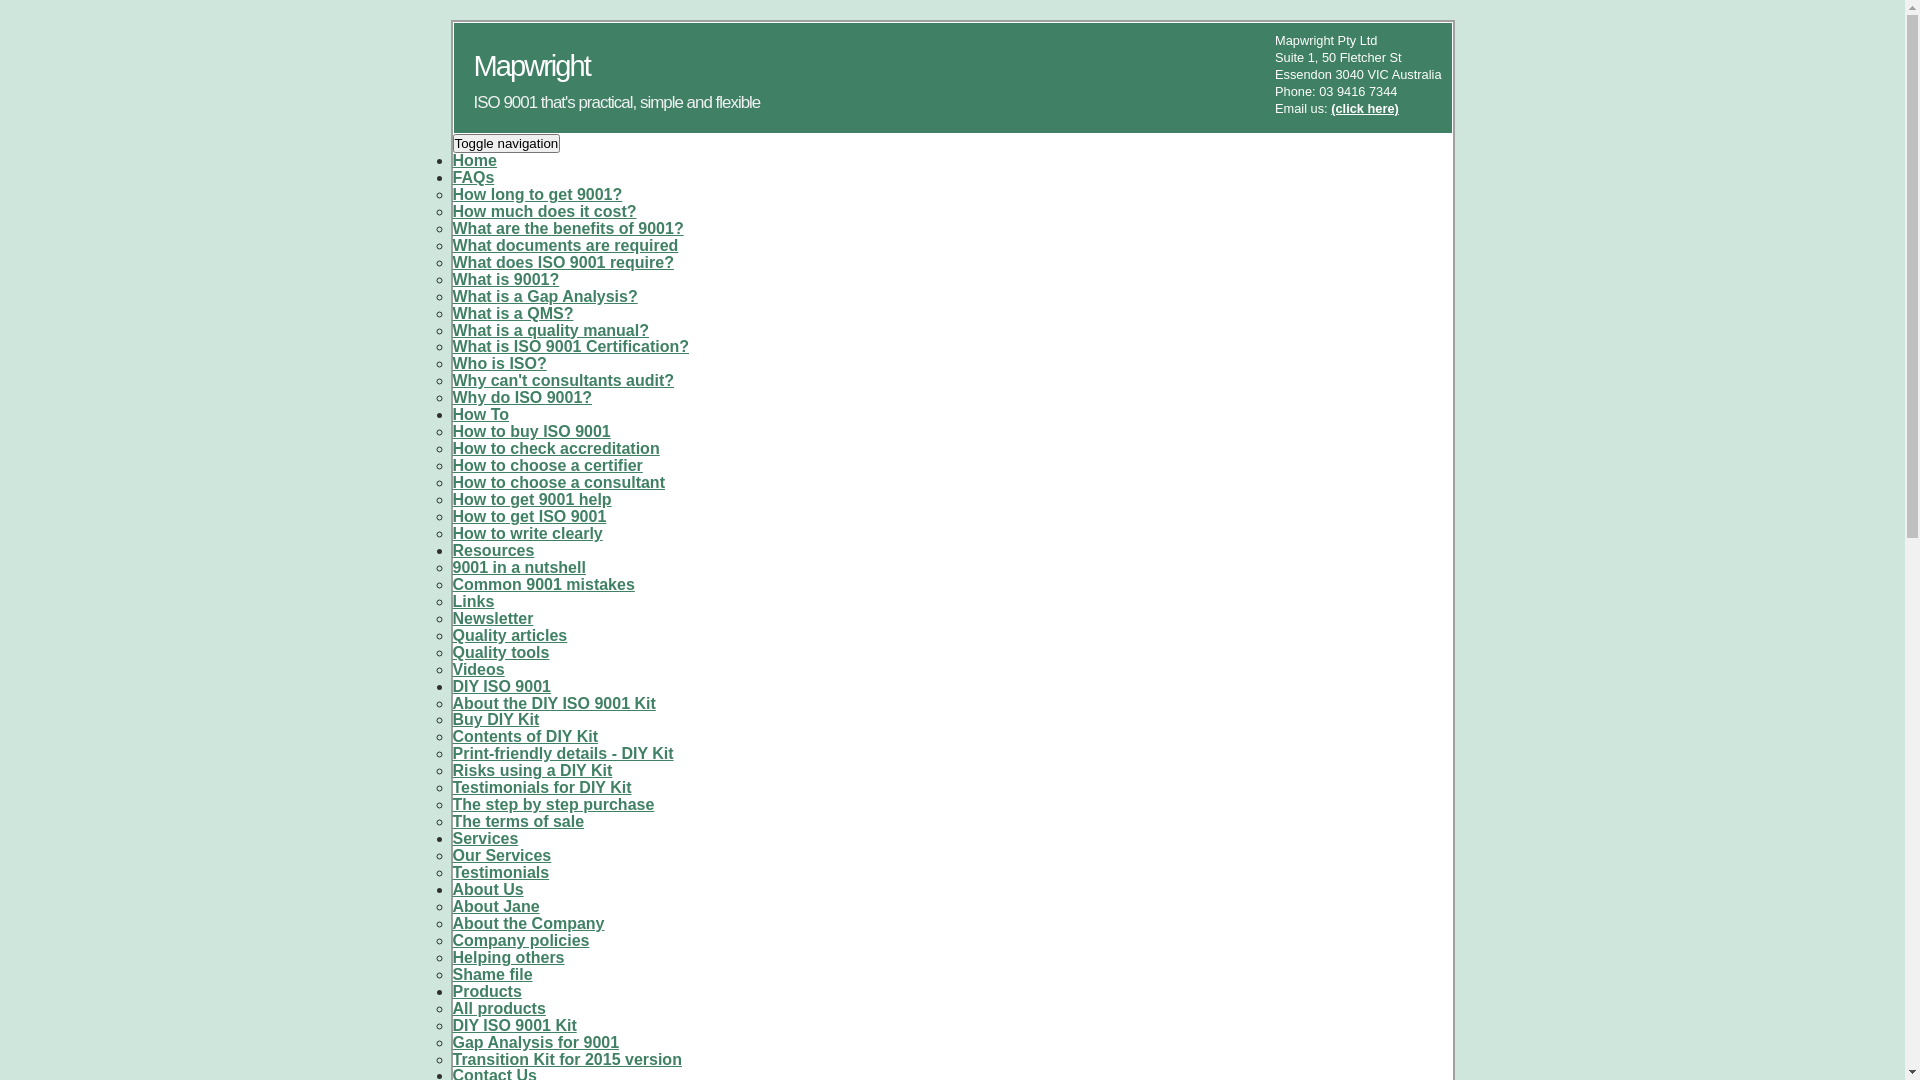  I want to click on 'How to write clearly', so click(527, 532).